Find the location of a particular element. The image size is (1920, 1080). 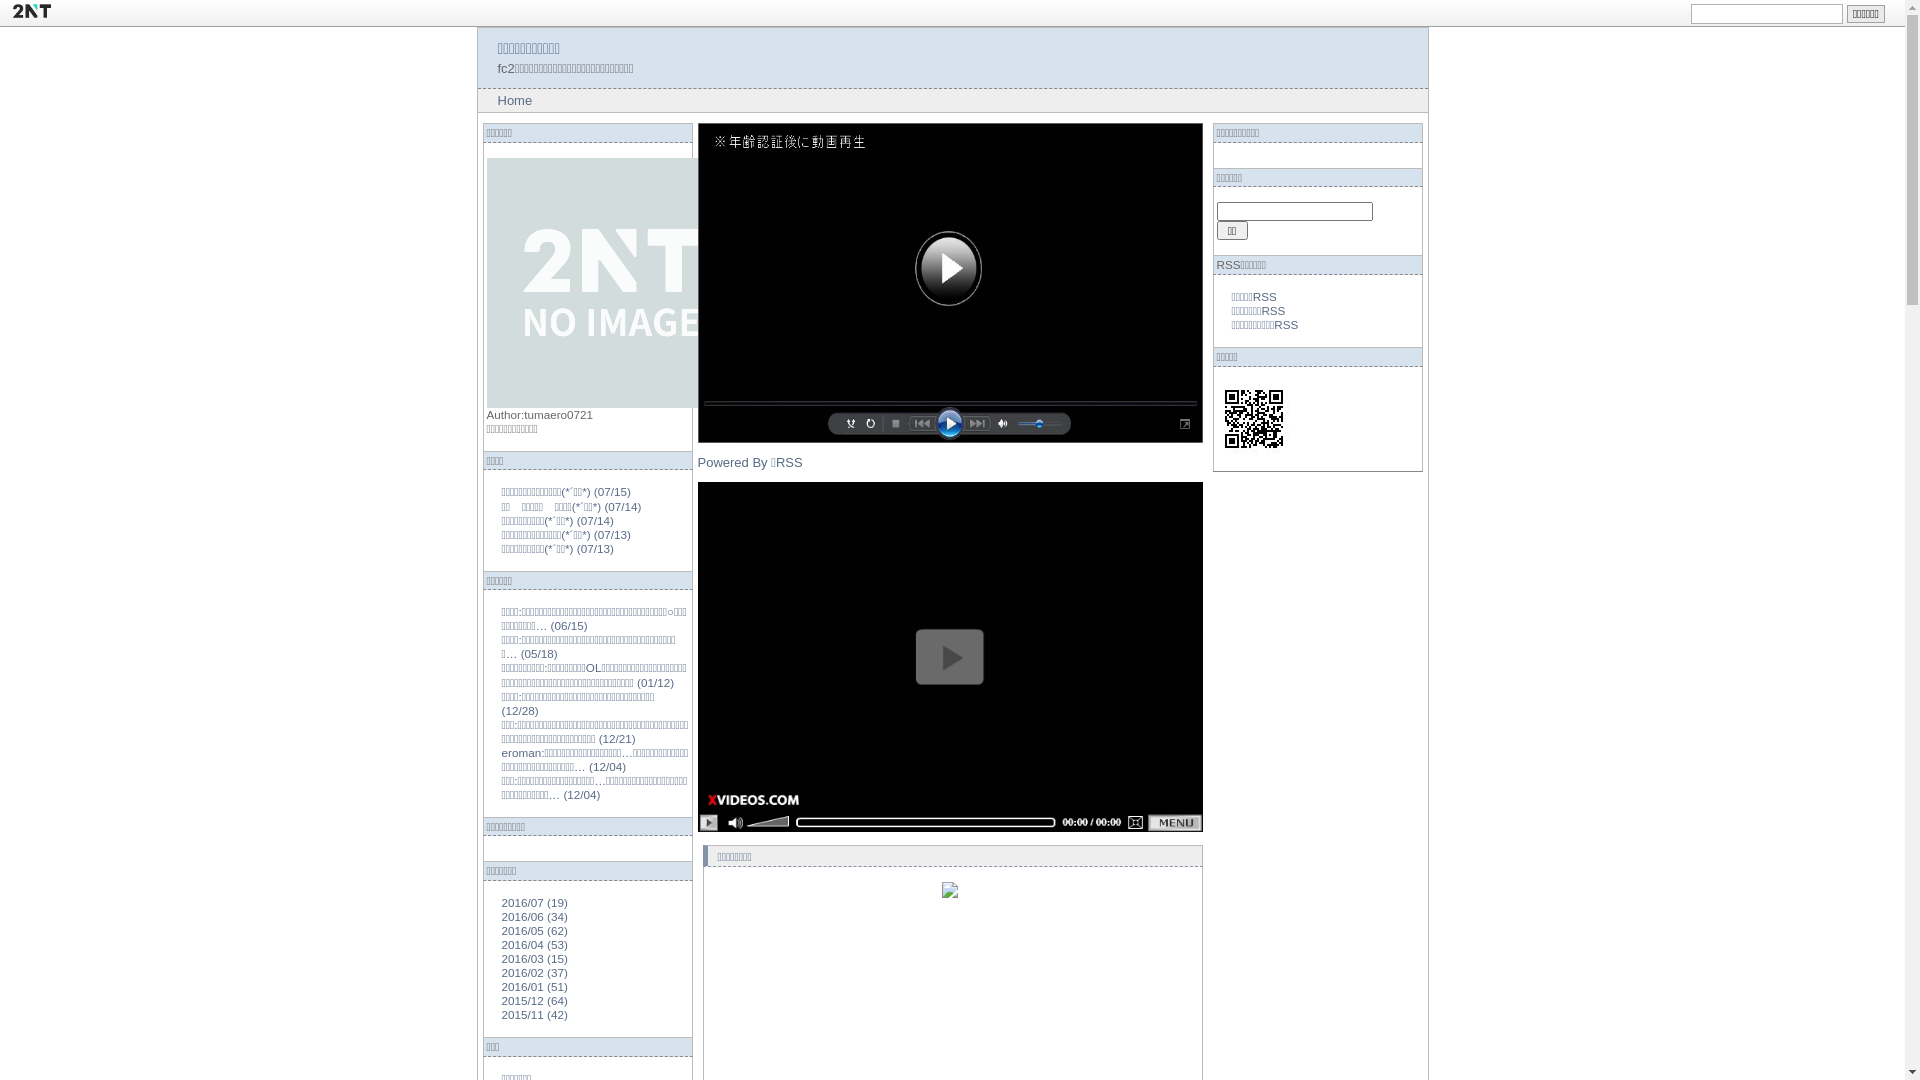

'2015/12 (64)' is located at coordinates (534, 1000).